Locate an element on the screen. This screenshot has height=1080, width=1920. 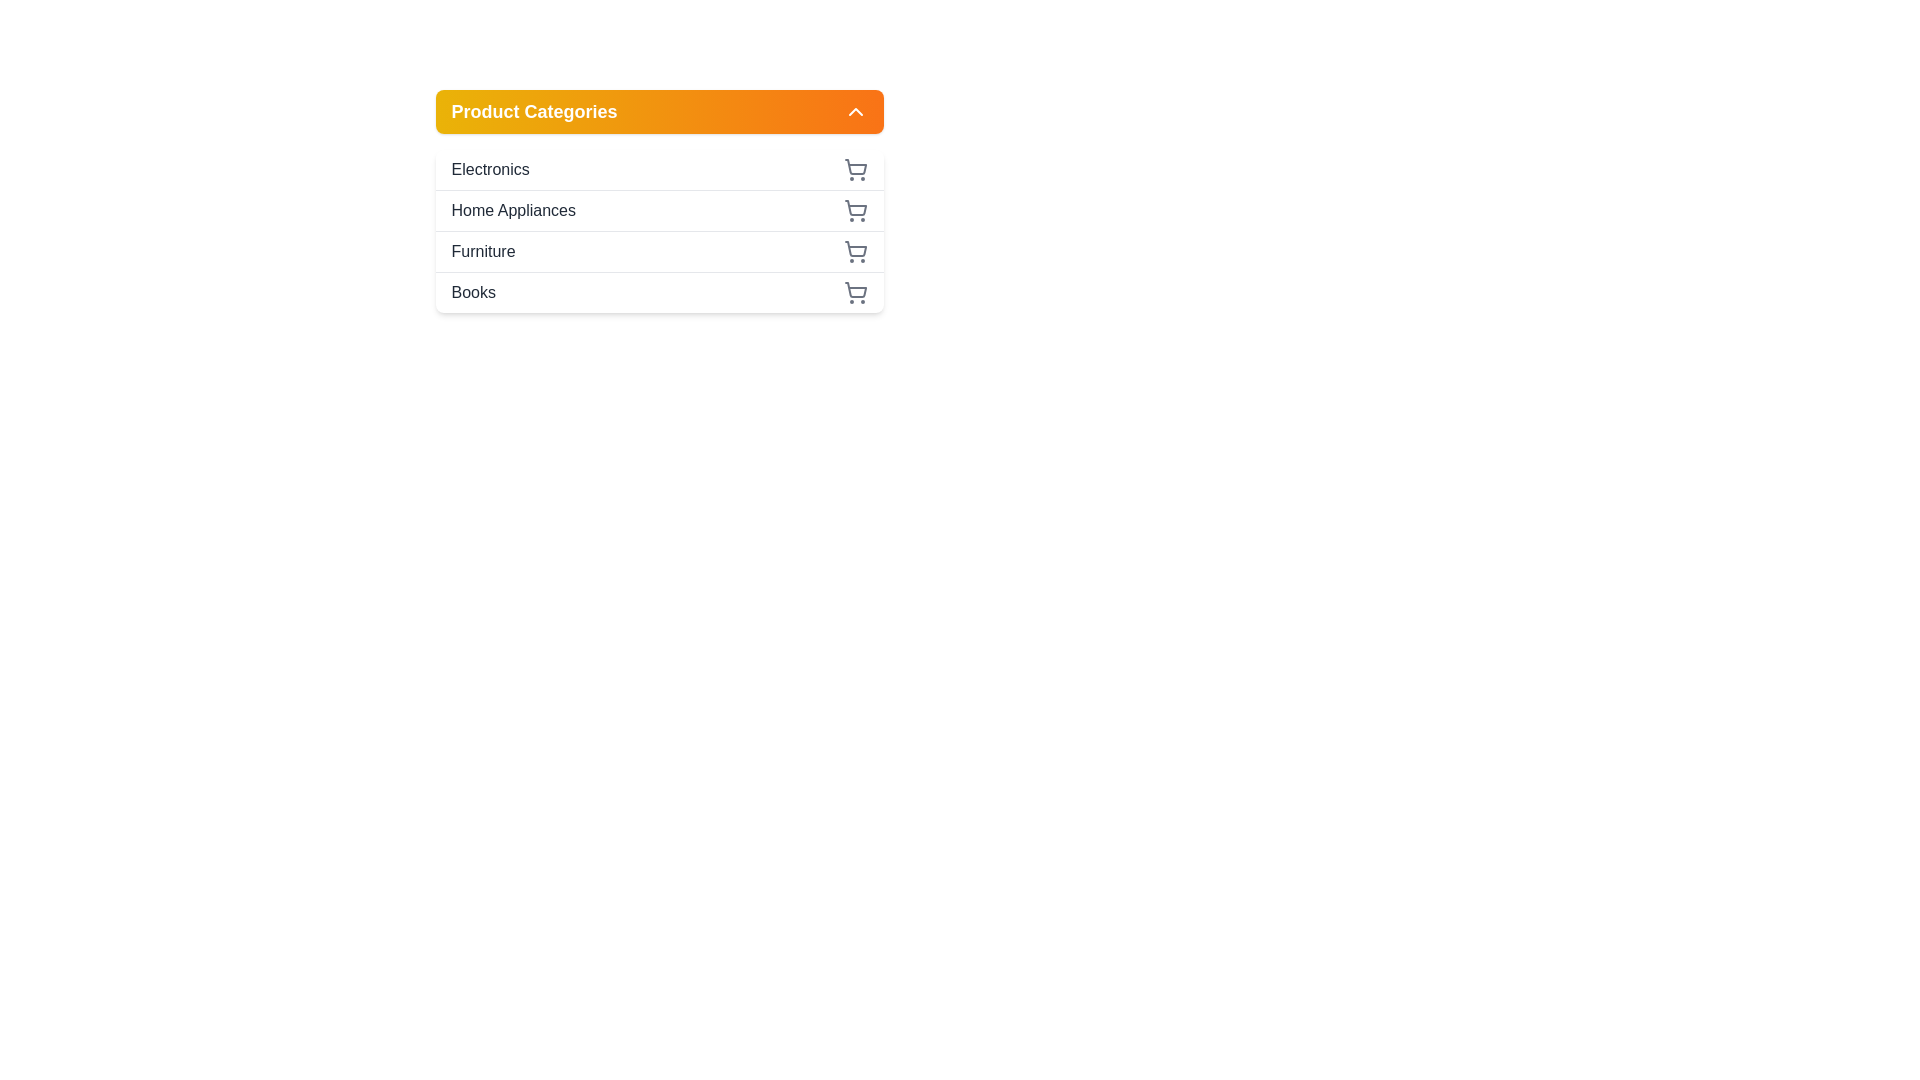
the 'Home Appliances' list item is located at coordinates (659, 210).